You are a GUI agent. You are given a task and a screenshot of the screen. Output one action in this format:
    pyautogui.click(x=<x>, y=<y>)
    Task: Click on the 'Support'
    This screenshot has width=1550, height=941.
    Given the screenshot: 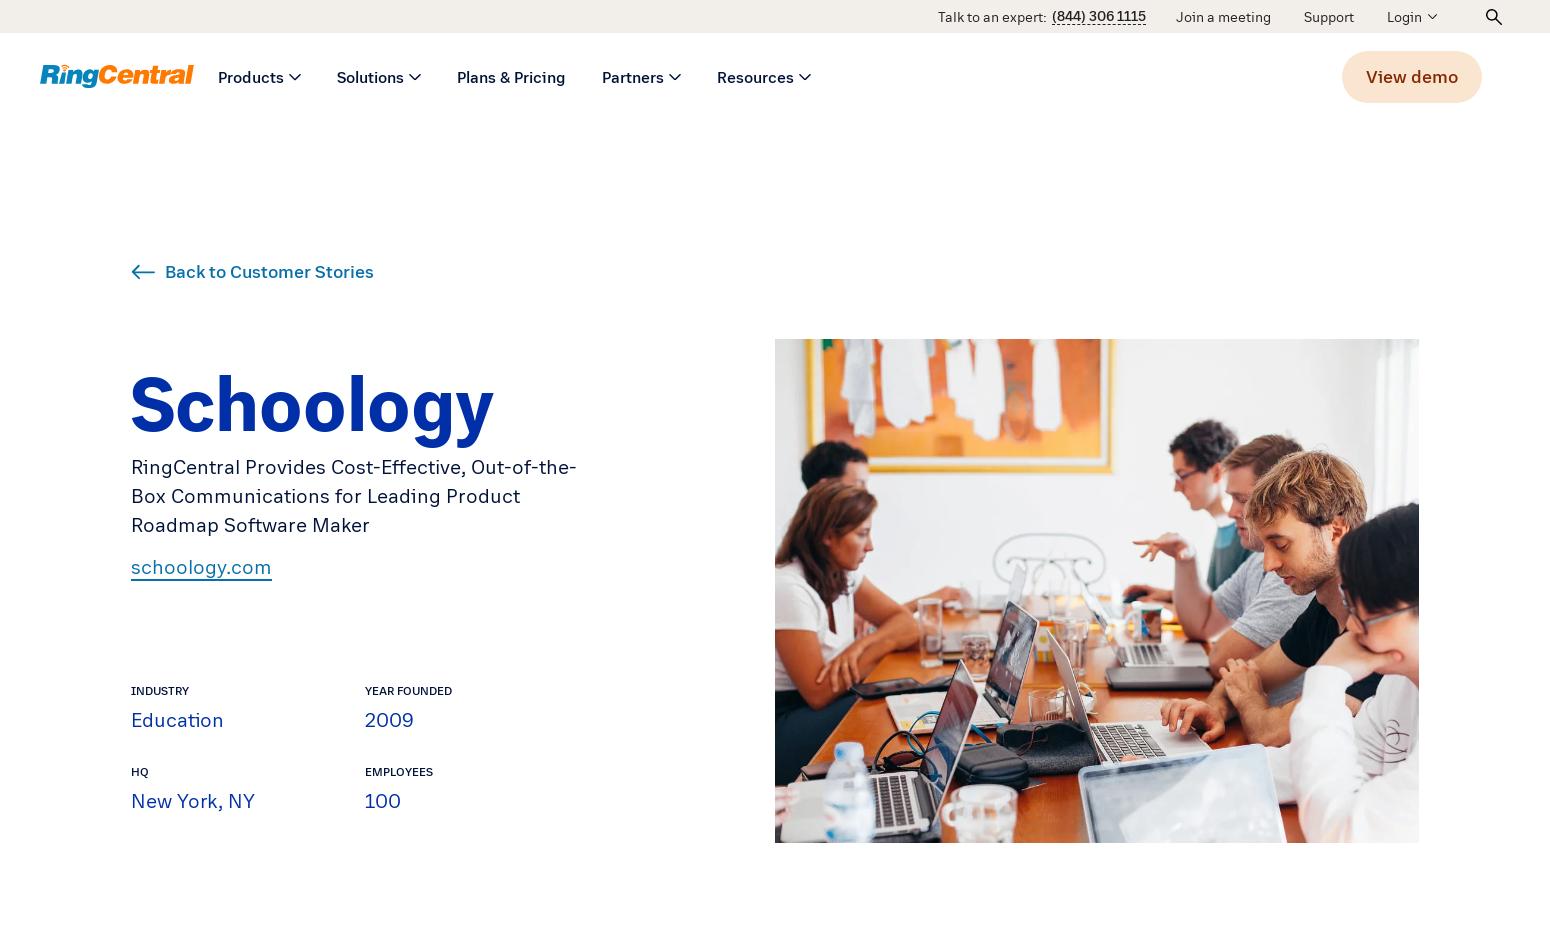 What is the action you would take?
    pyautogui.click(x=1328, y=15)
    